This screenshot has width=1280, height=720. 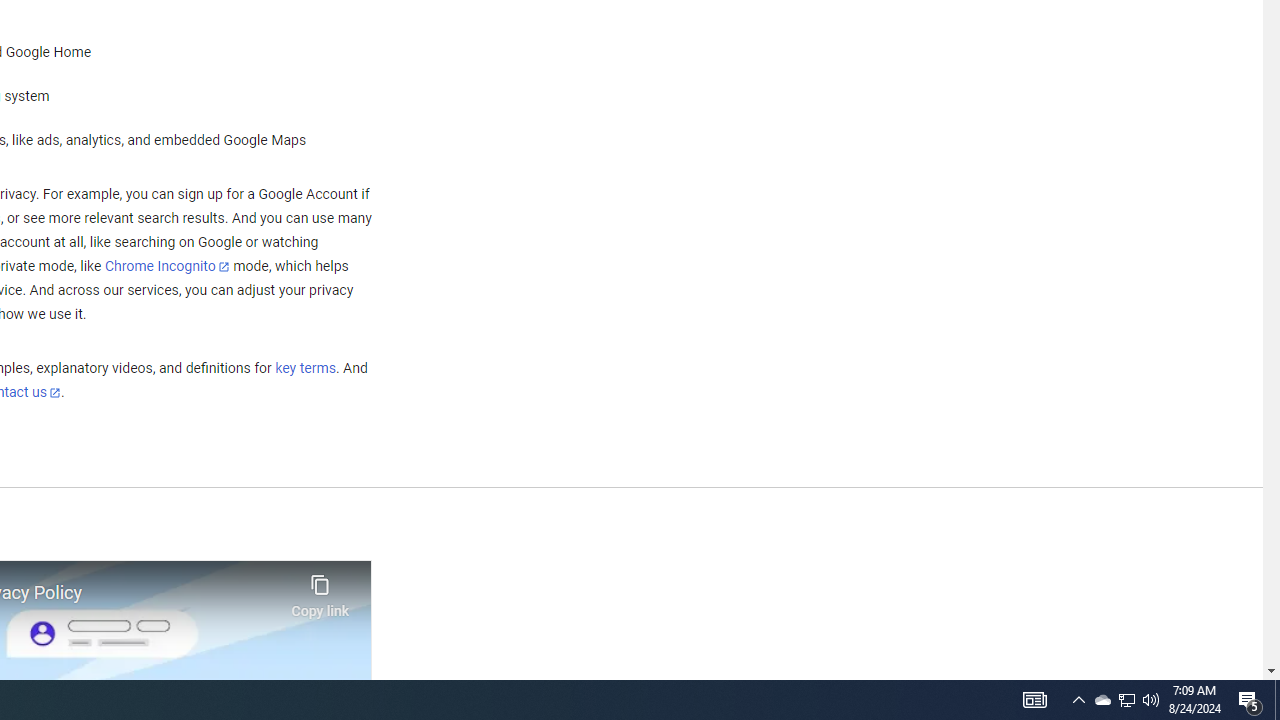 What do you see at coordinates (167, 265) in the screenshot?
I see `'Chrome Incognito'` at bounding box center [167, 265].